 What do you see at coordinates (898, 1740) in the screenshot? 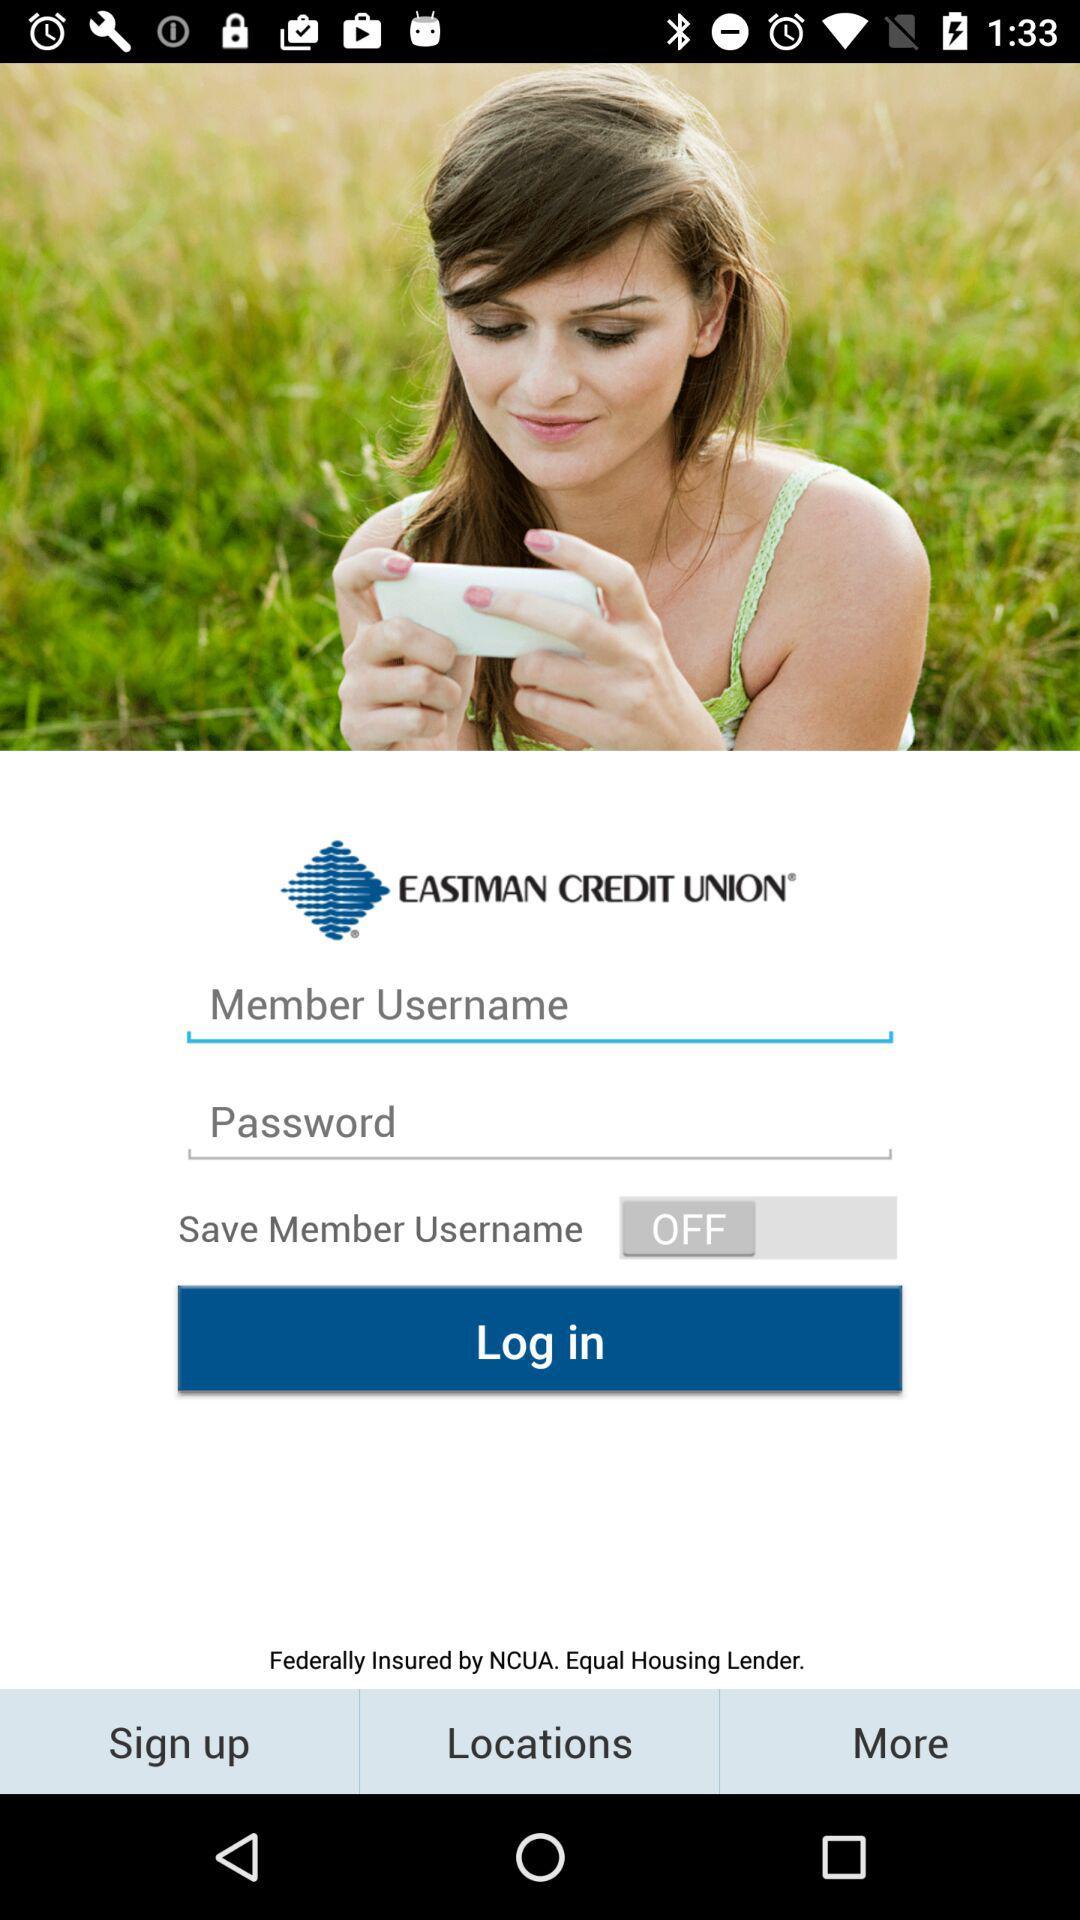
I see `the icon to the right of locations` at bounding box center [898, 1740].